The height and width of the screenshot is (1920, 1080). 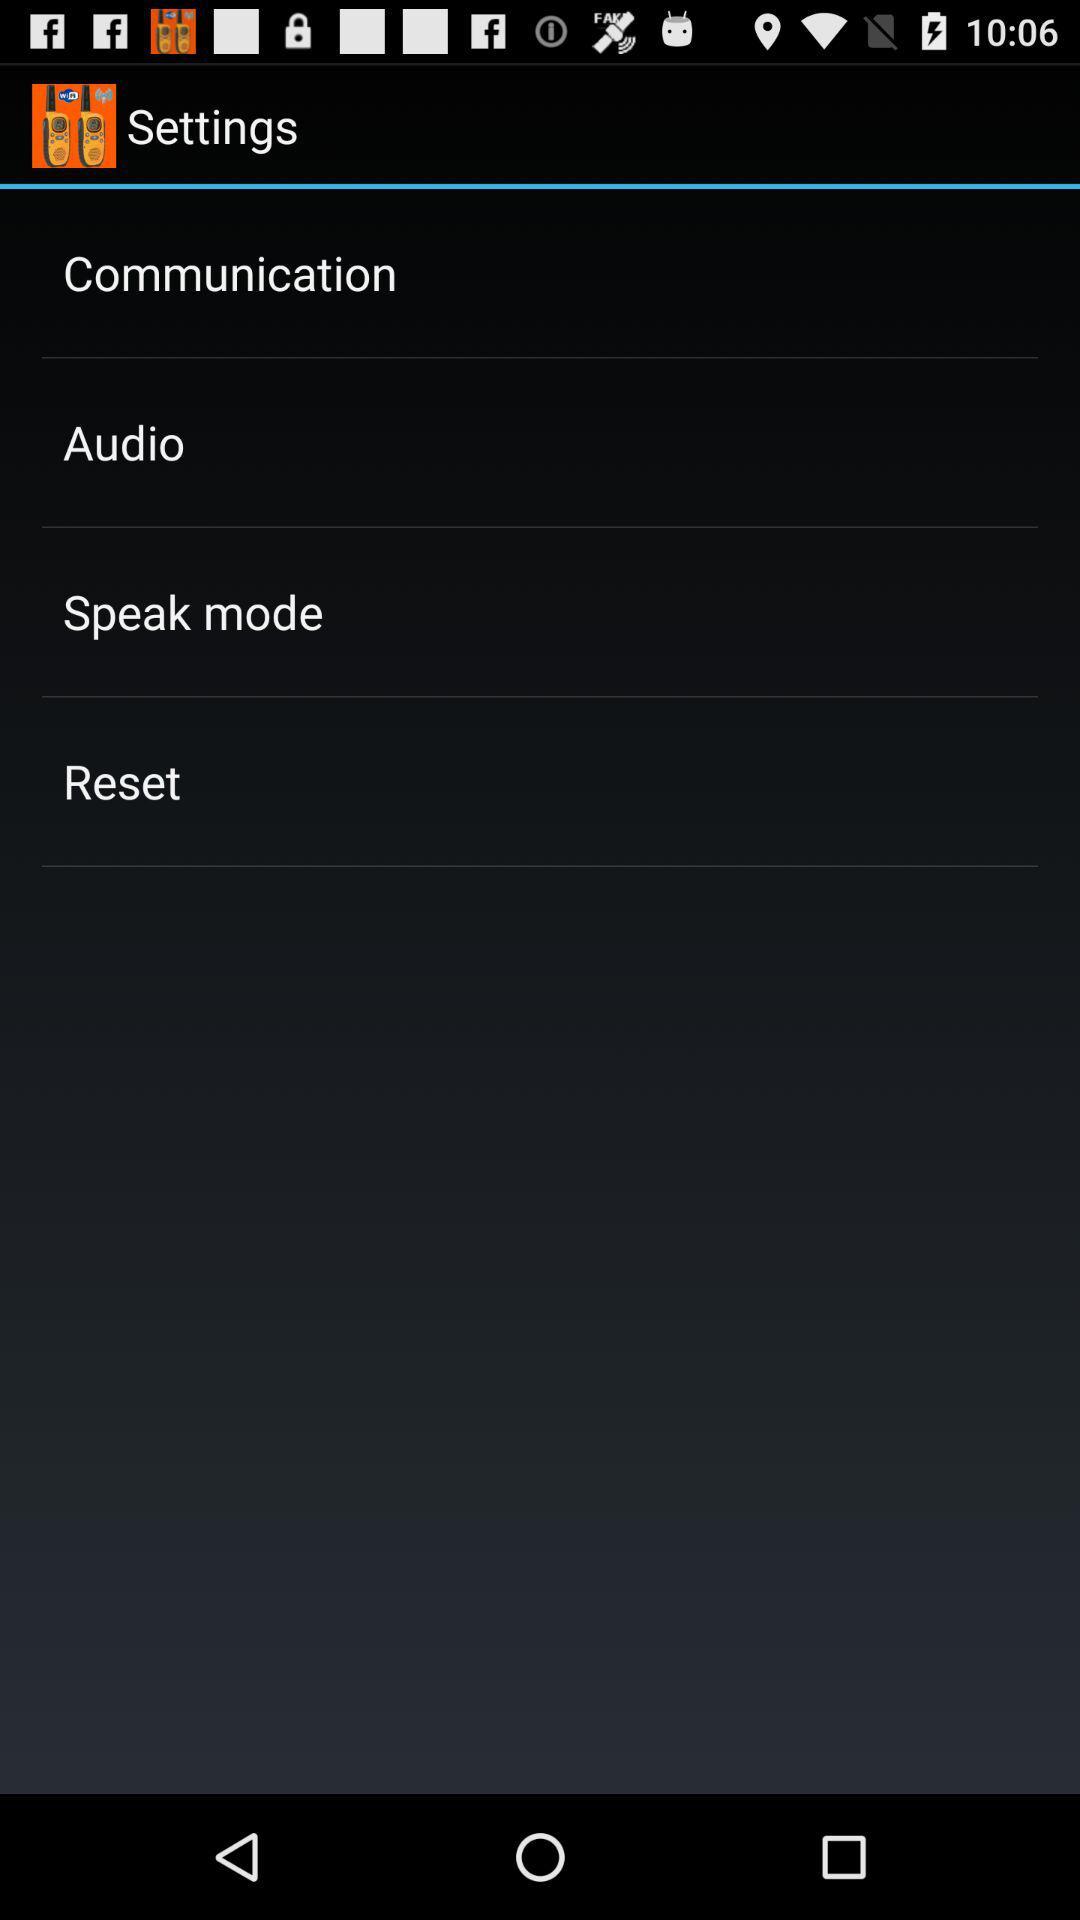 I want to click on item below audio app, so click(x=193, y=610).